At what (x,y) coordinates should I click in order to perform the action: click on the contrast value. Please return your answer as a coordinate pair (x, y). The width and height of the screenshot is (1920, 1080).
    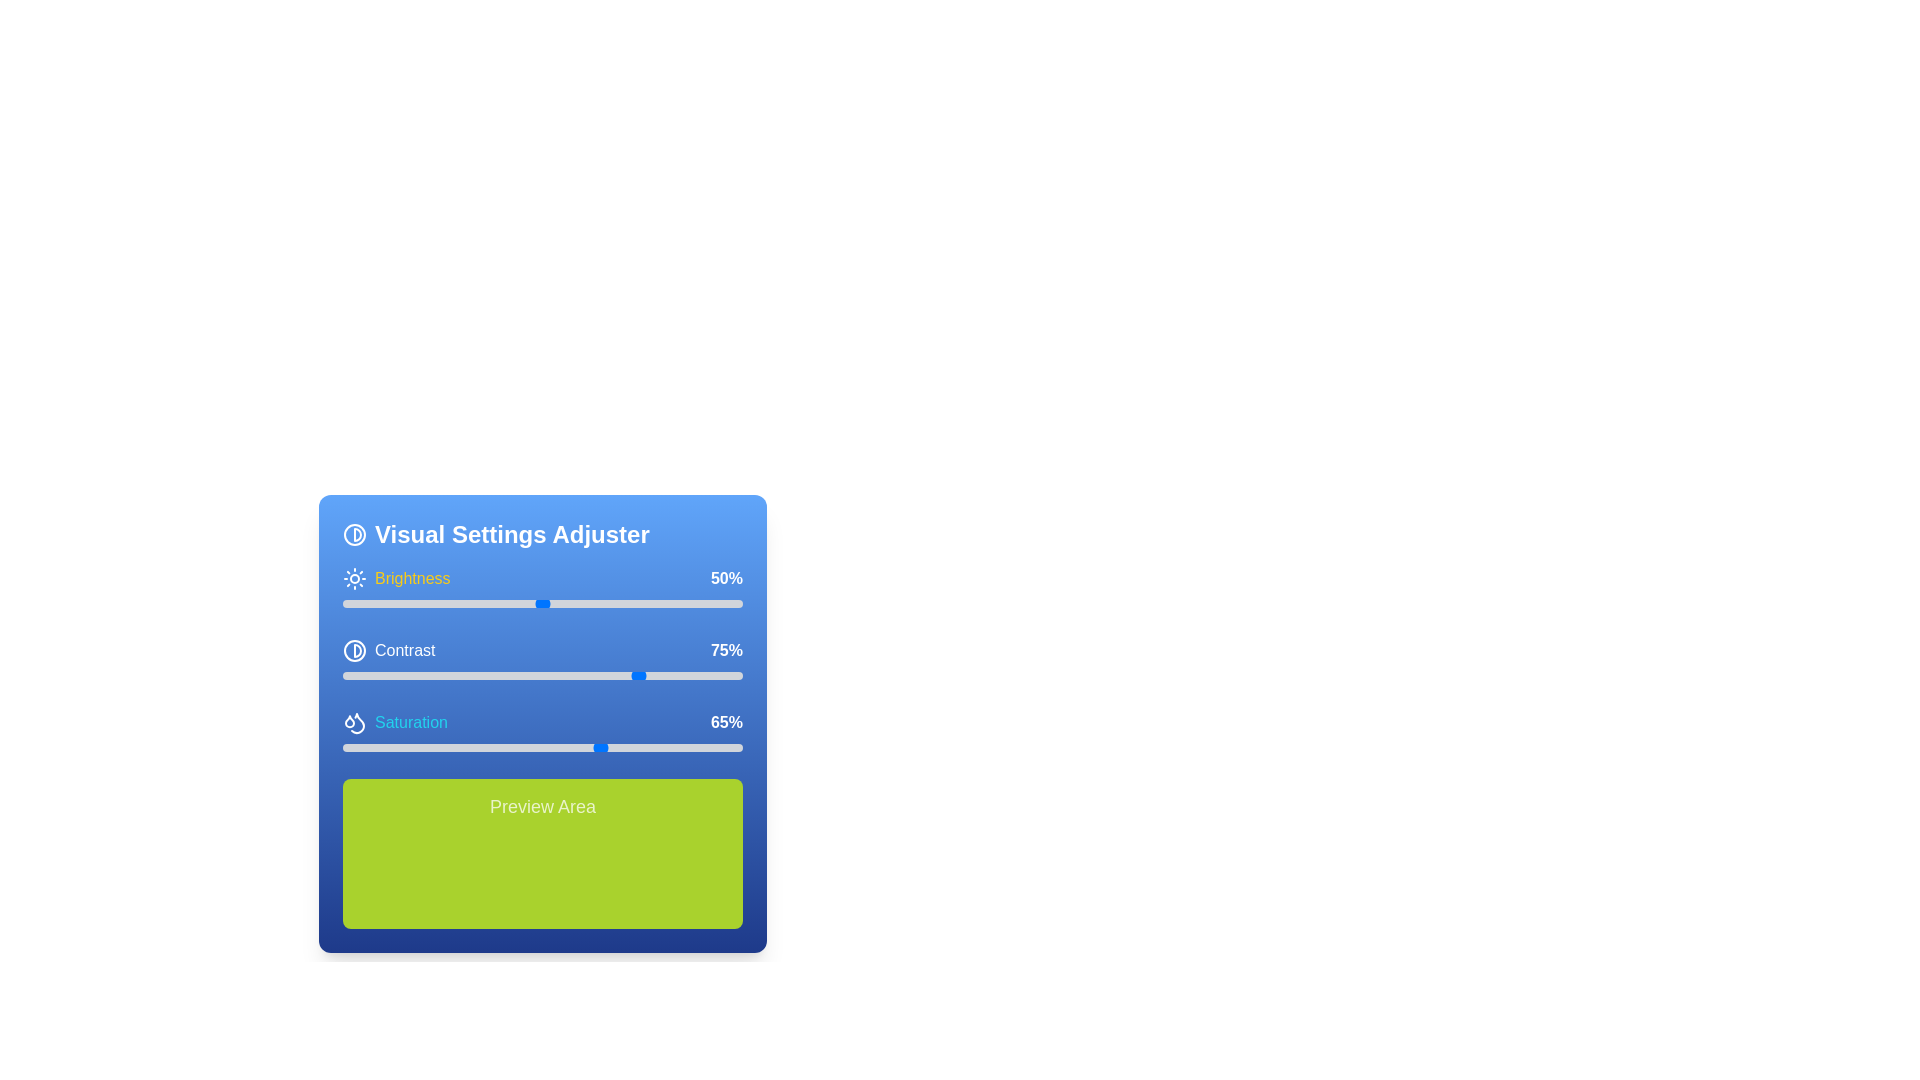
    Looking at the image, I should click on (490, 675).